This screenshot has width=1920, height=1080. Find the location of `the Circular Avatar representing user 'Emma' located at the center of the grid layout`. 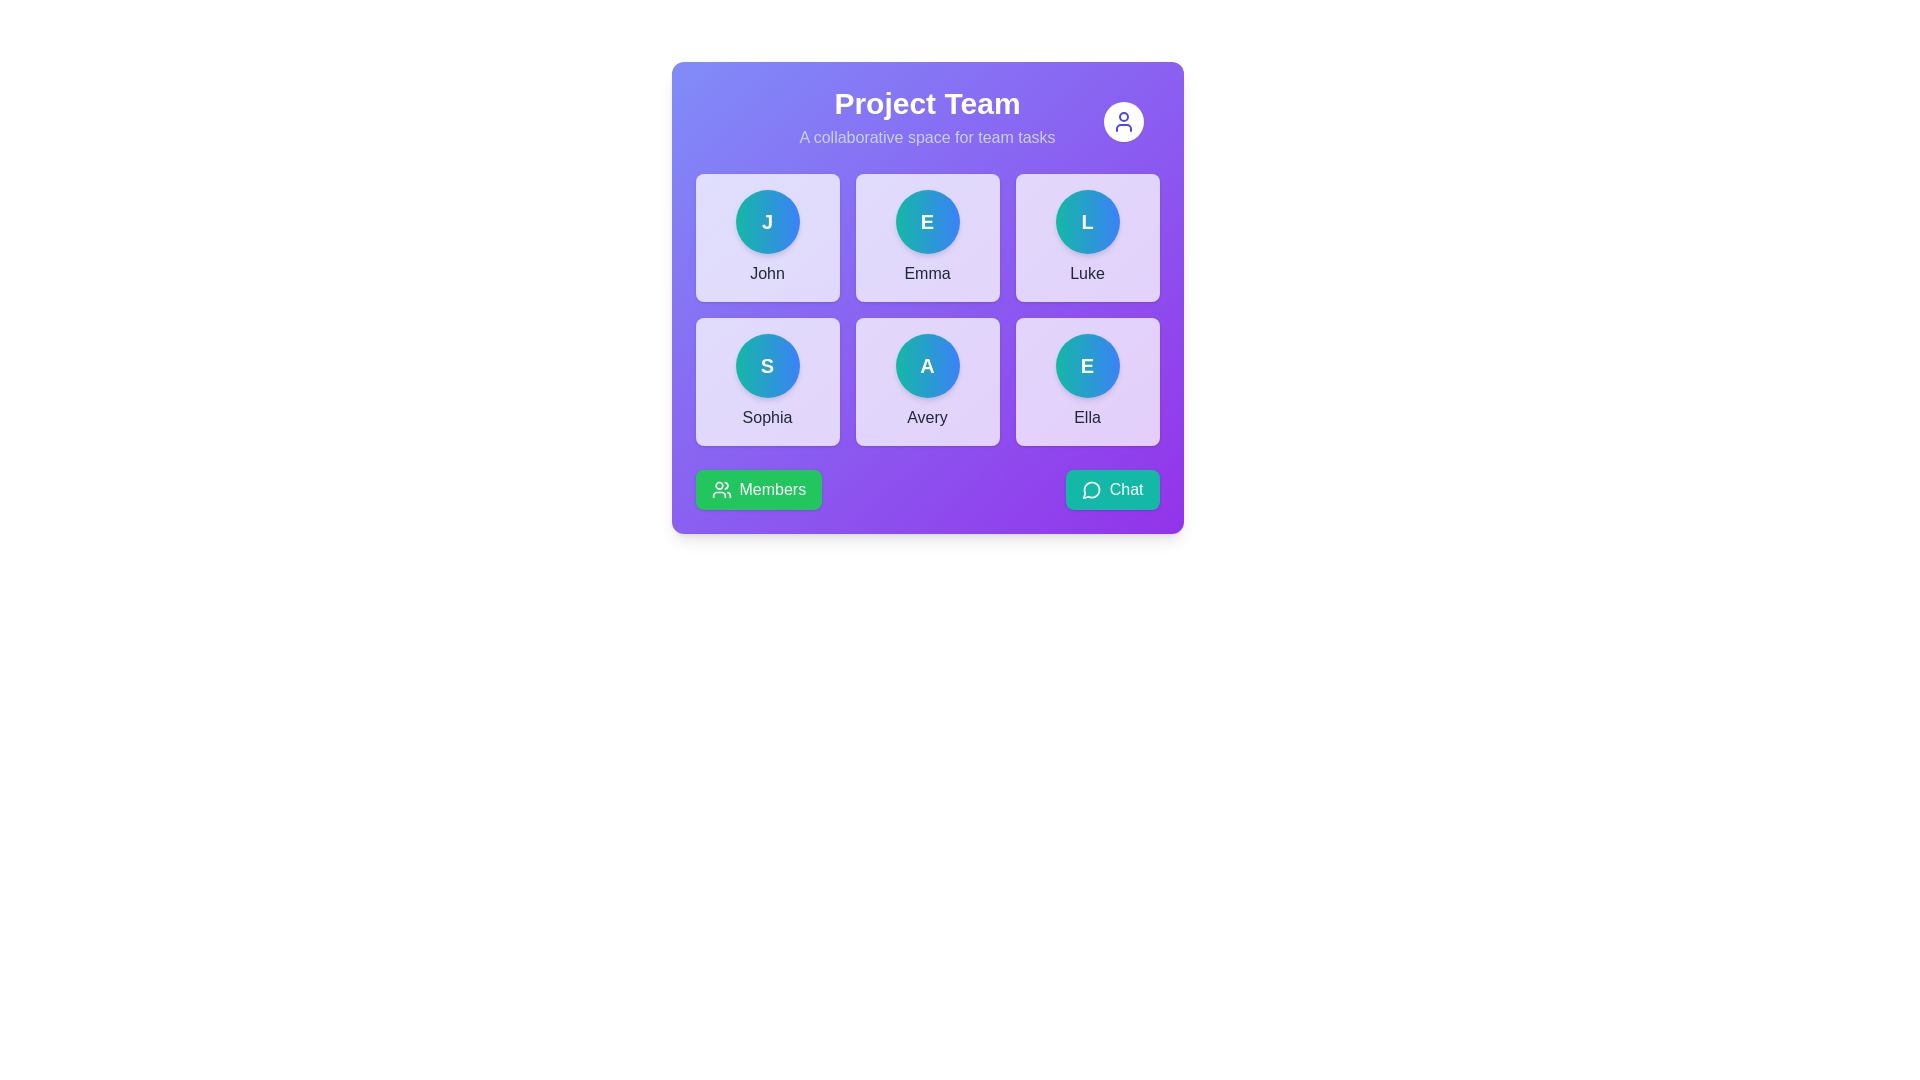

the Circular Avatar representing user 'Emma' located at the center of the grid layout is located at coordinates (926, 222).